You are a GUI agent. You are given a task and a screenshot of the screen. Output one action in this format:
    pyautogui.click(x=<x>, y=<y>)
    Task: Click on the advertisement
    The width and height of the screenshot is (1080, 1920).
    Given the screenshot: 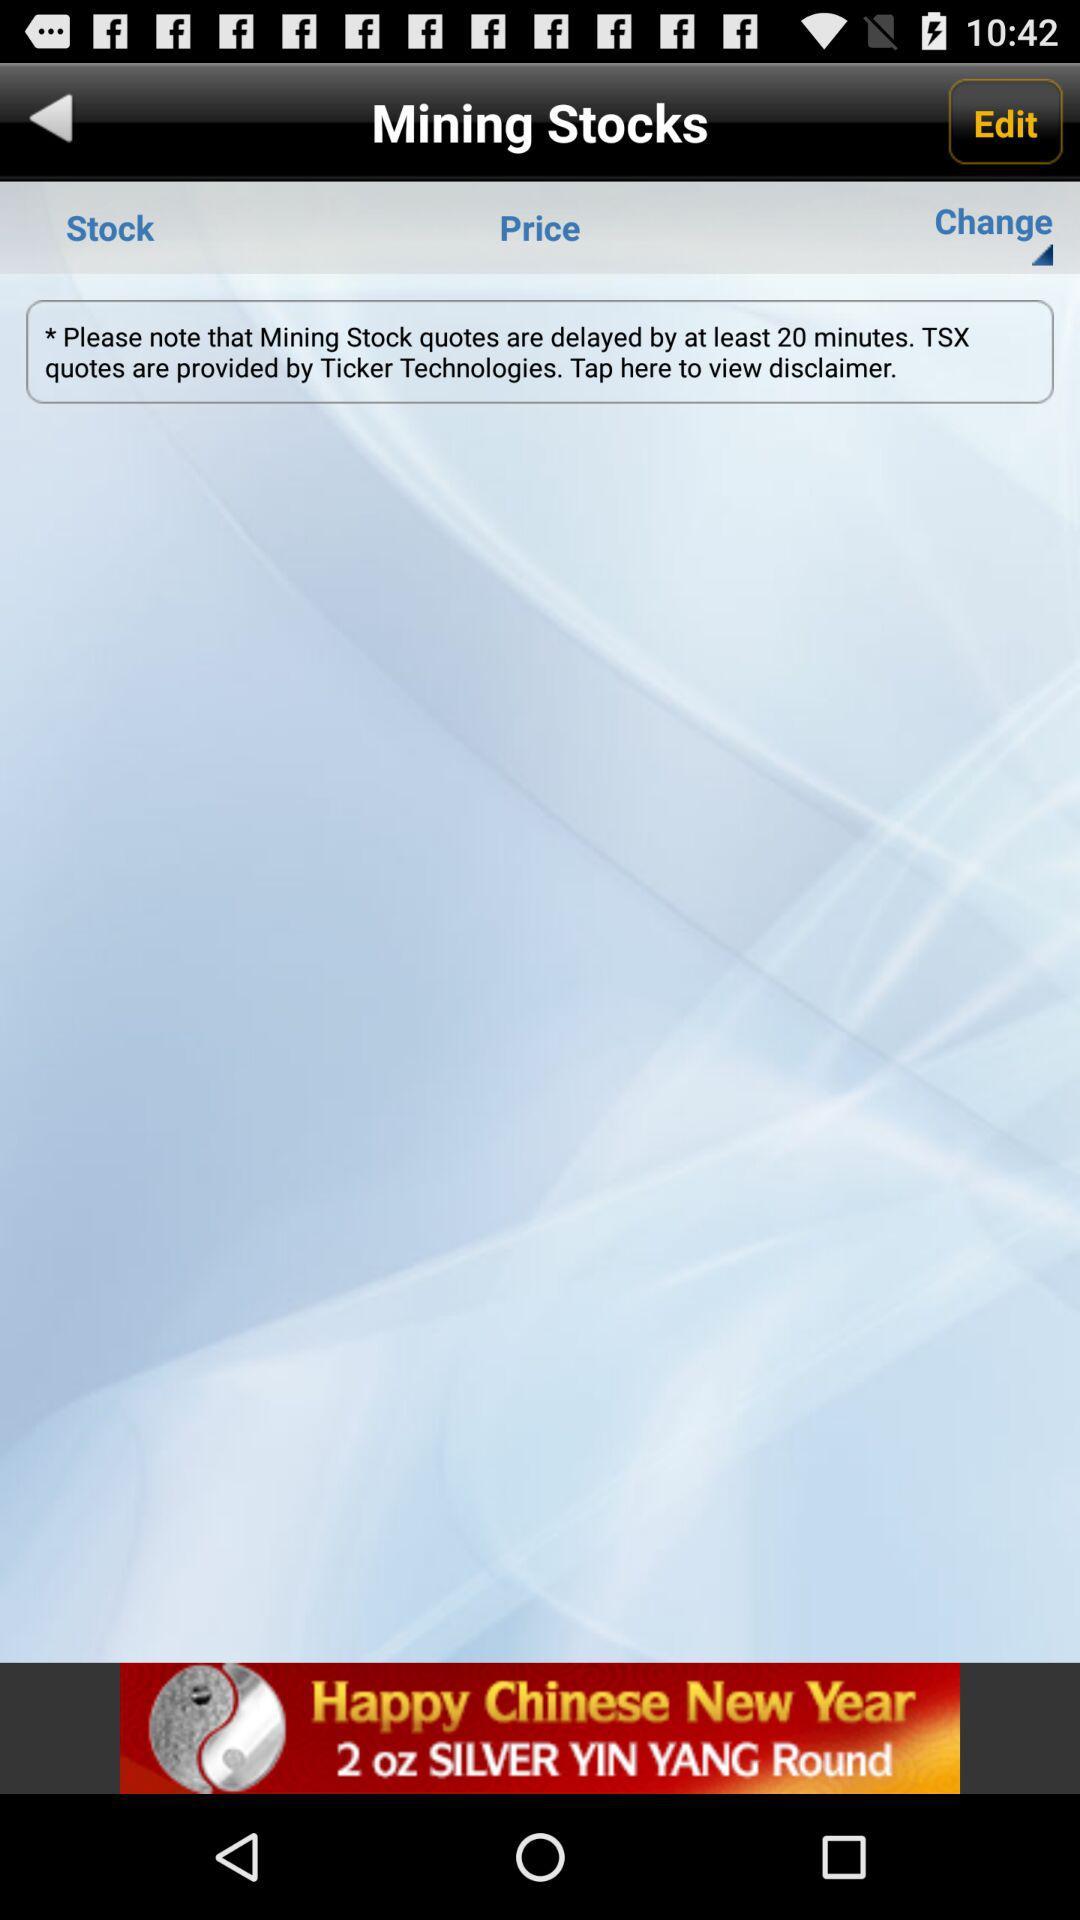 What is the action you would take?
    pyautogui.click(x=540, y=1727)
    